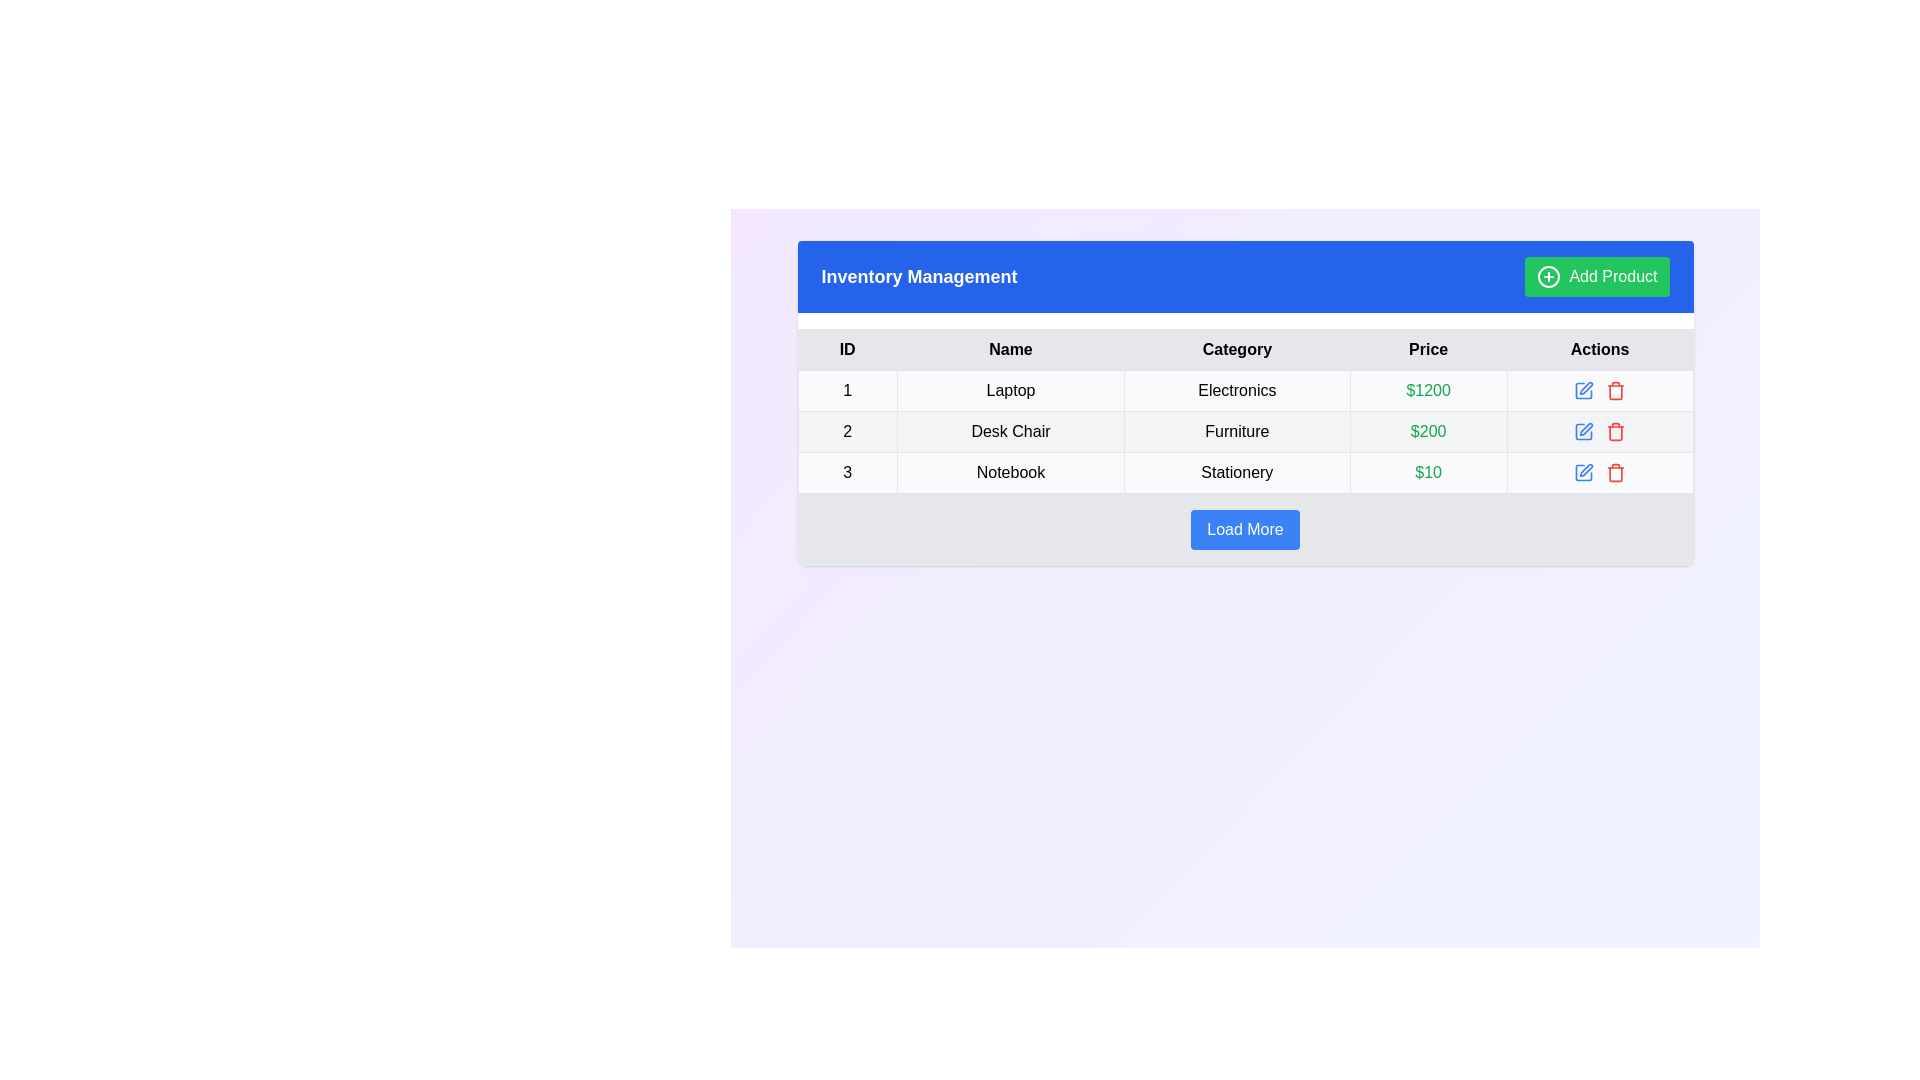 The image size is (1920, 1080). I want to click on the static text element displaying the price '$1200' in green color, located in the fourth column of the first row of the inventory management table, so click(1427, 390).